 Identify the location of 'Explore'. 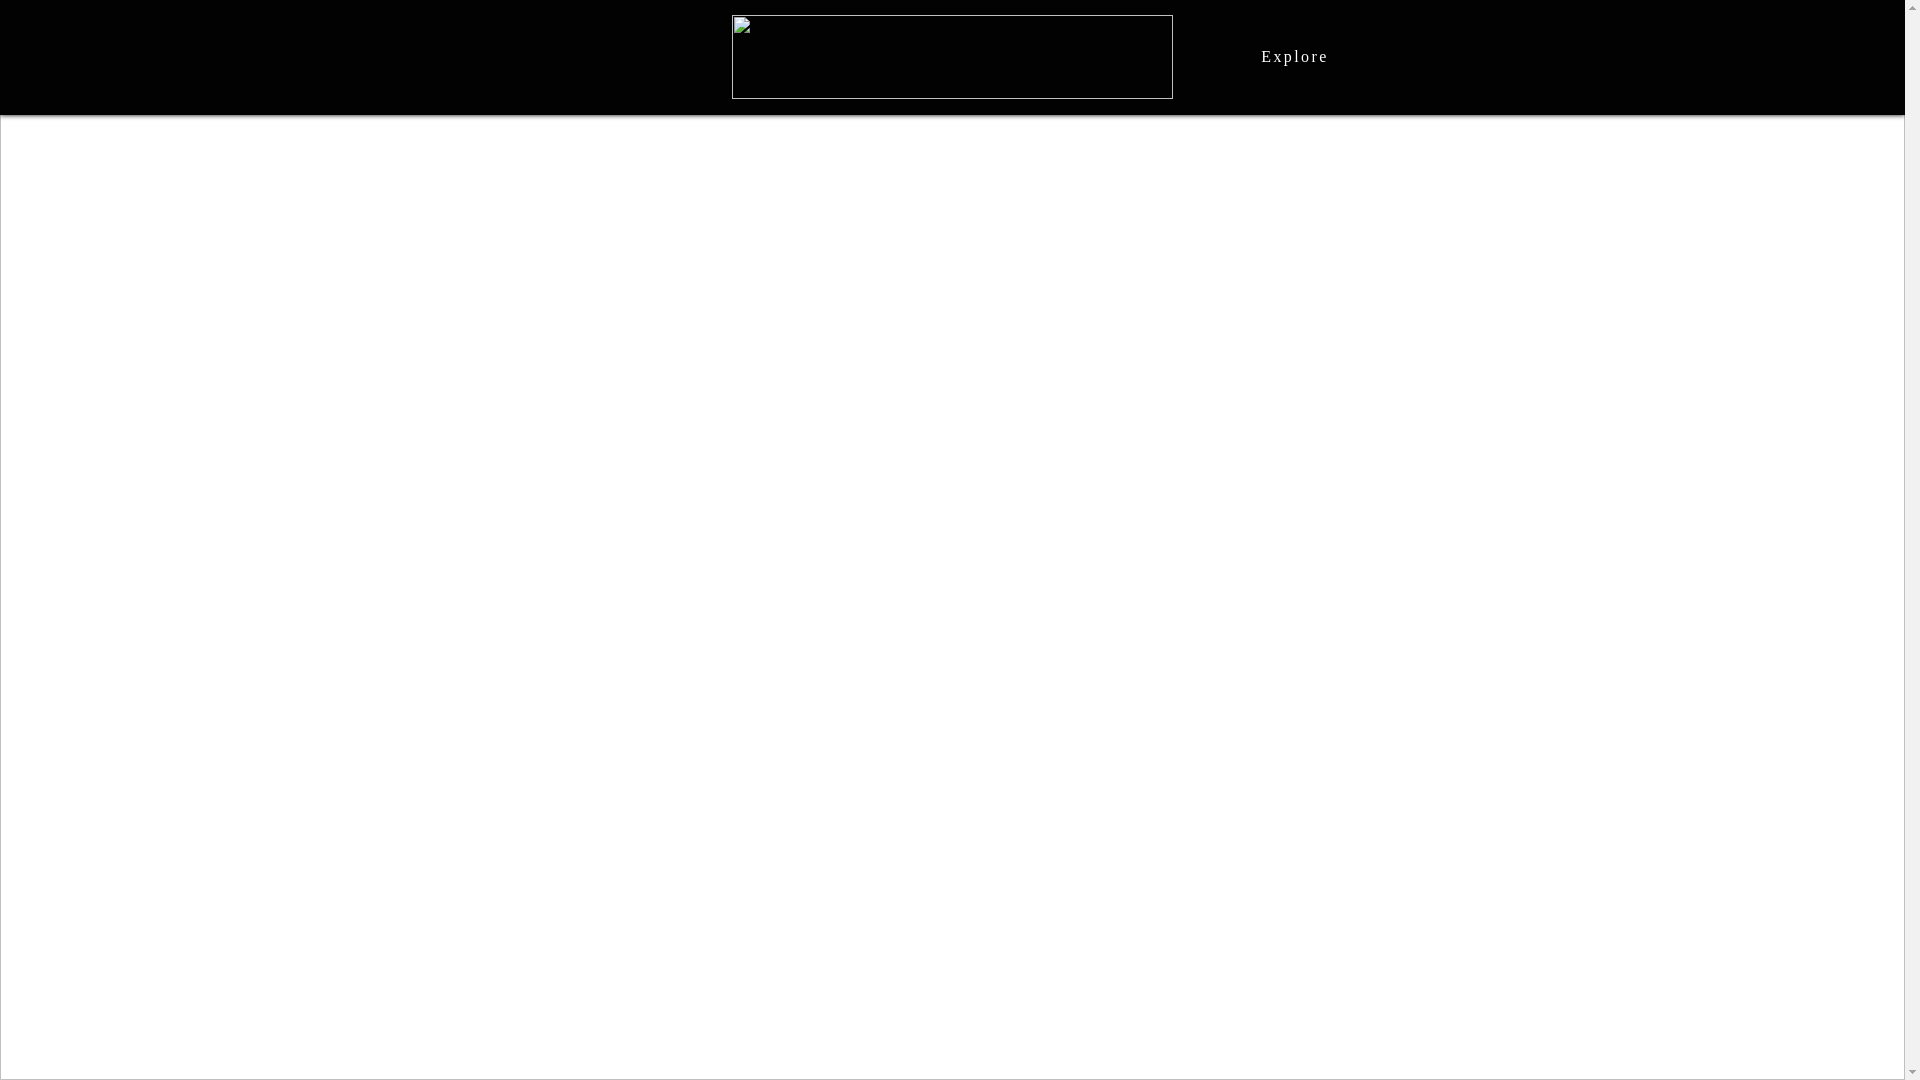
(1295, 56).